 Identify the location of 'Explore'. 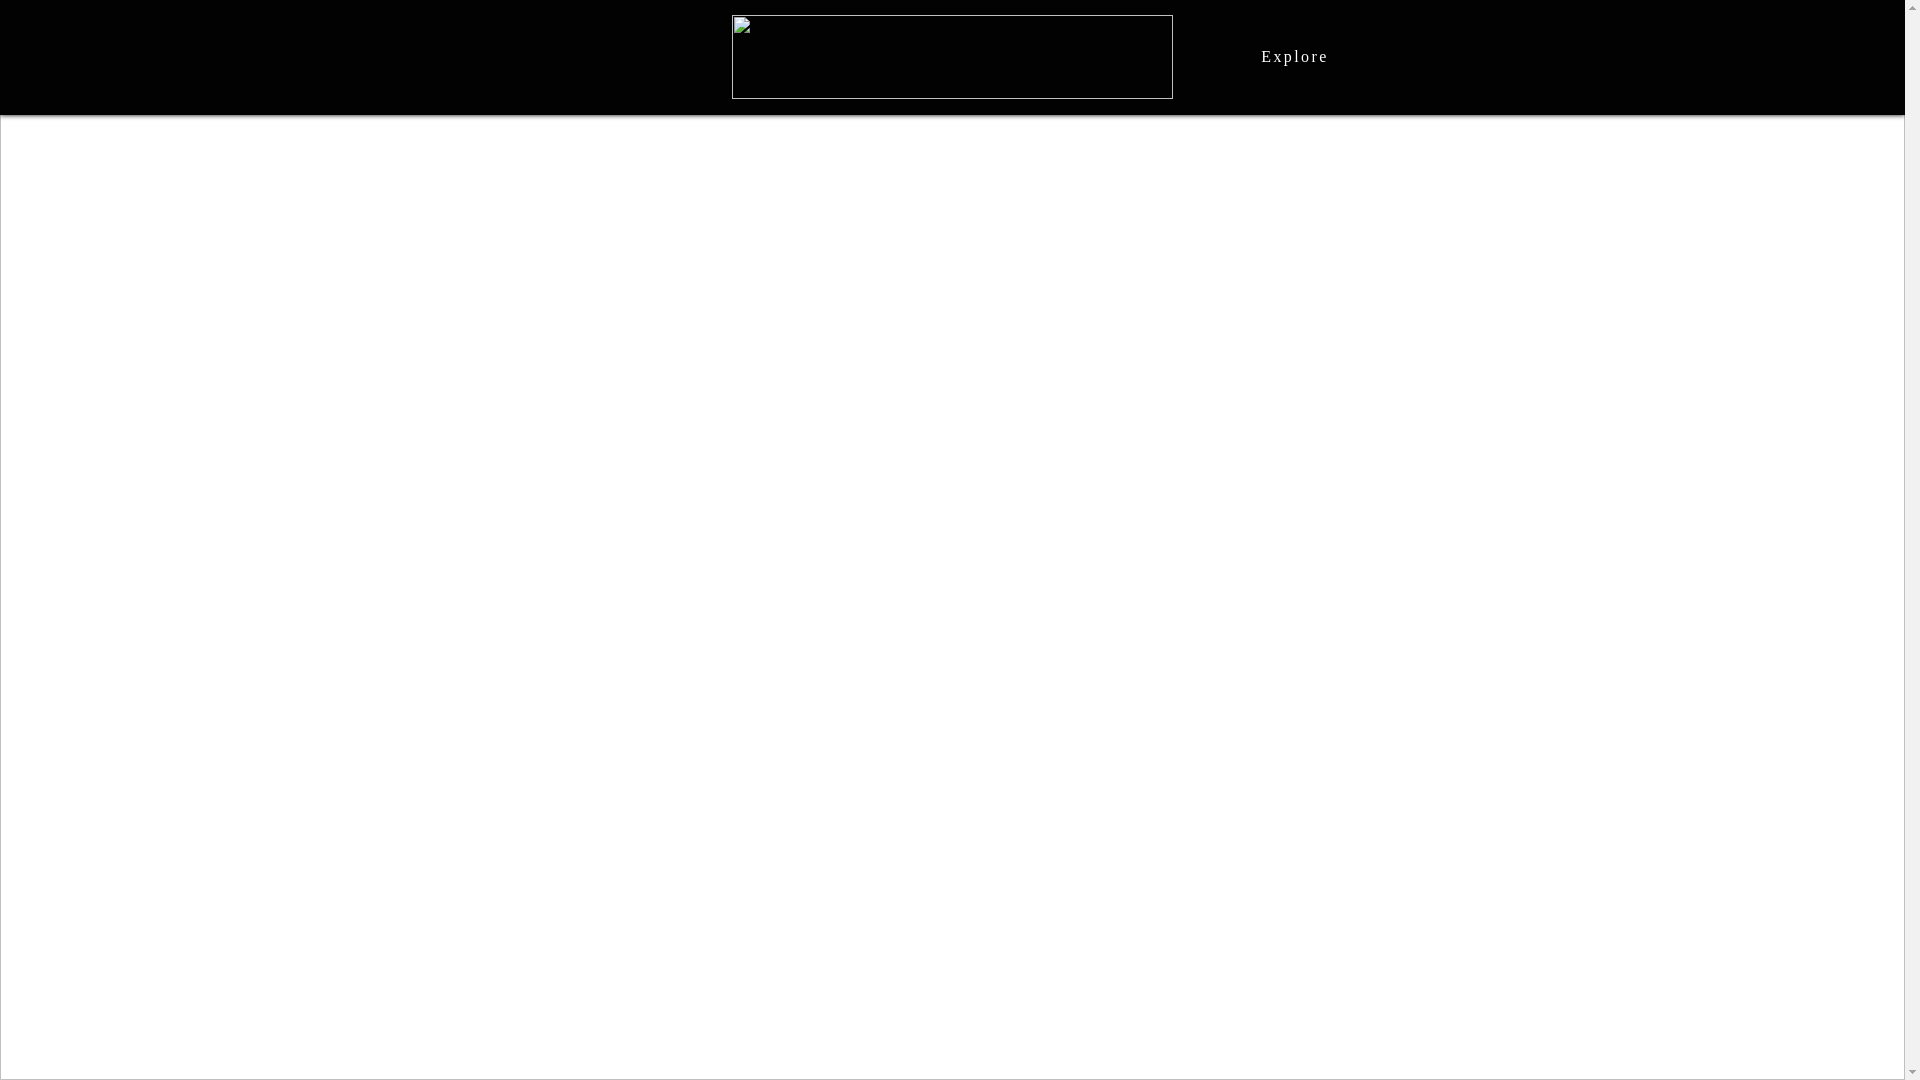
(1295, 56).